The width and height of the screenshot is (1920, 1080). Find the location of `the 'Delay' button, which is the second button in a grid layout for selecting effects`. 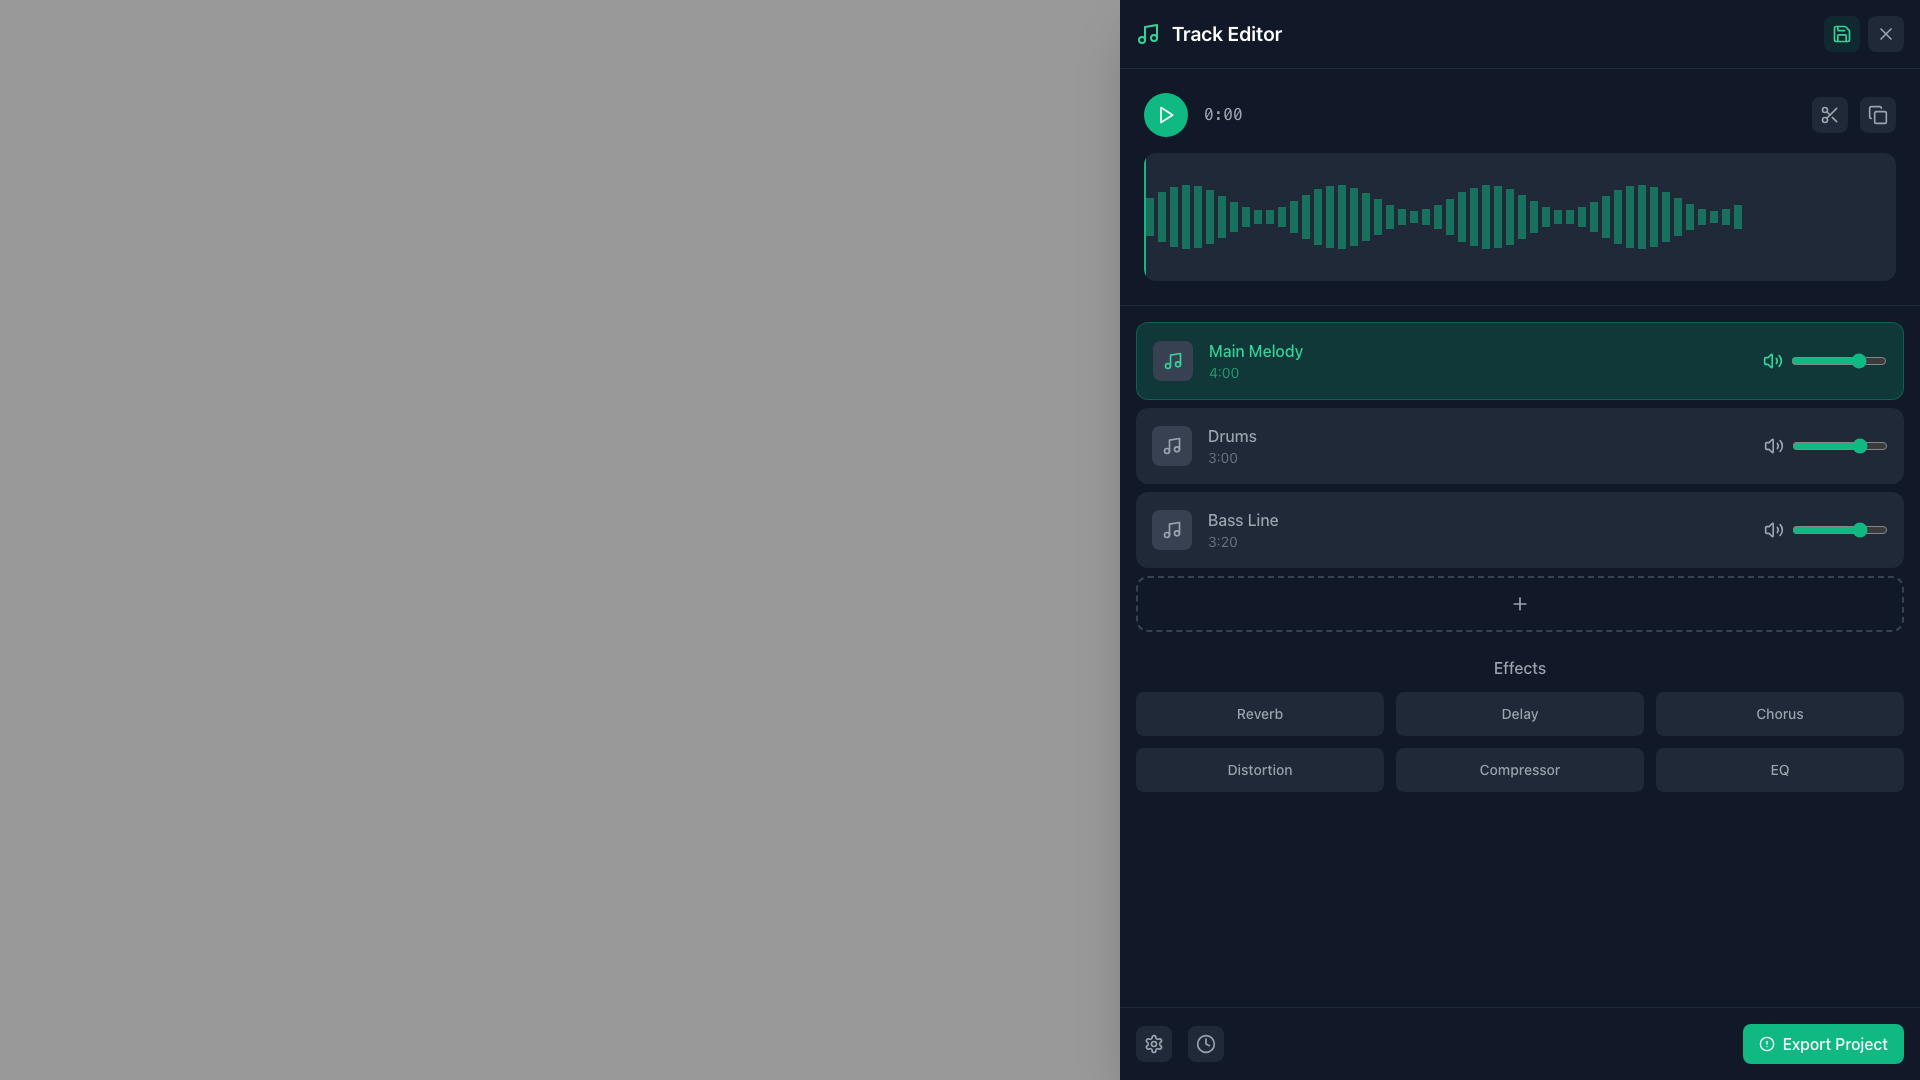

the 'Delay' button, which is the second button in a grid layout for selecting effects is located at coordinates (1520, 712).